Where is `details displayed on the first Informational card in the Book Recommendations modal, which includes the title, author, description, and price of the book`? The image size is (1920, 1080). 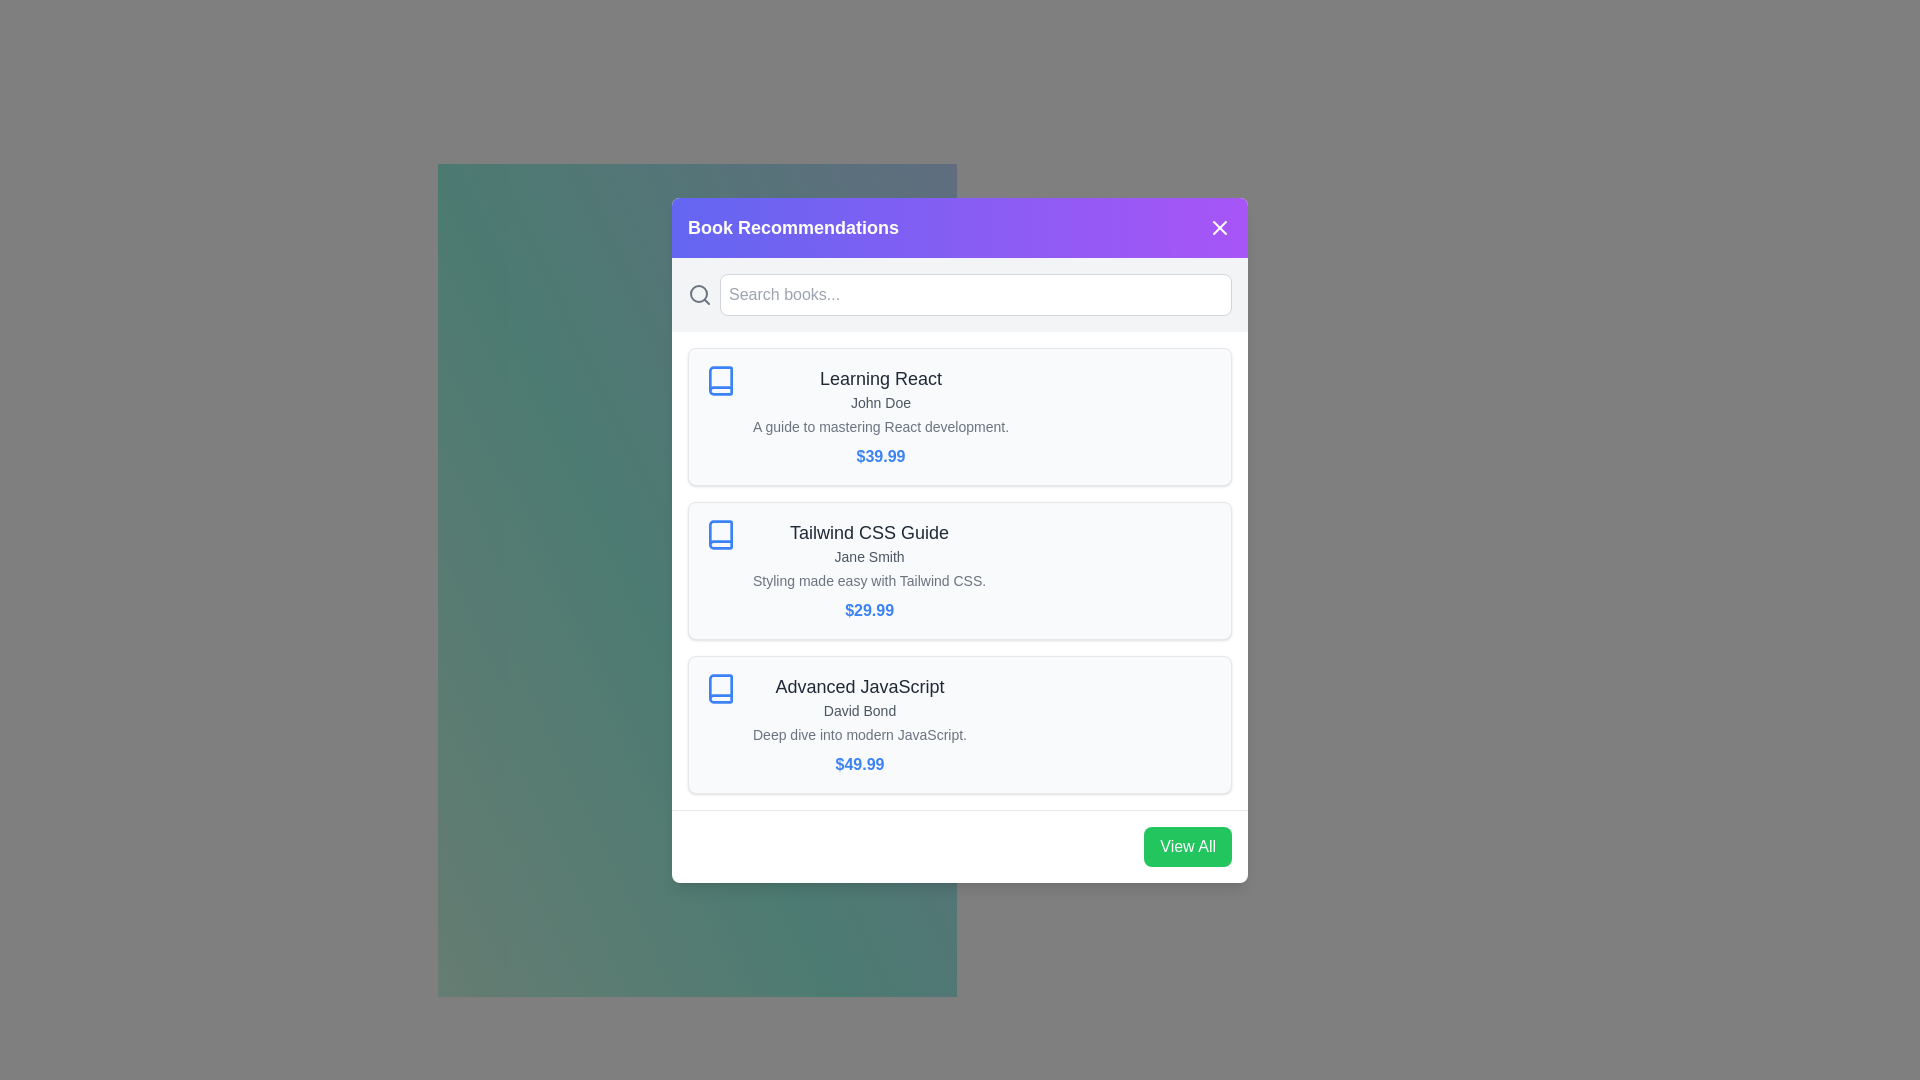
details displayed on the first Informational card in the Book Recommendations modal, which includes the title, author, description, and price of the book is located at coordinates (880, 415).